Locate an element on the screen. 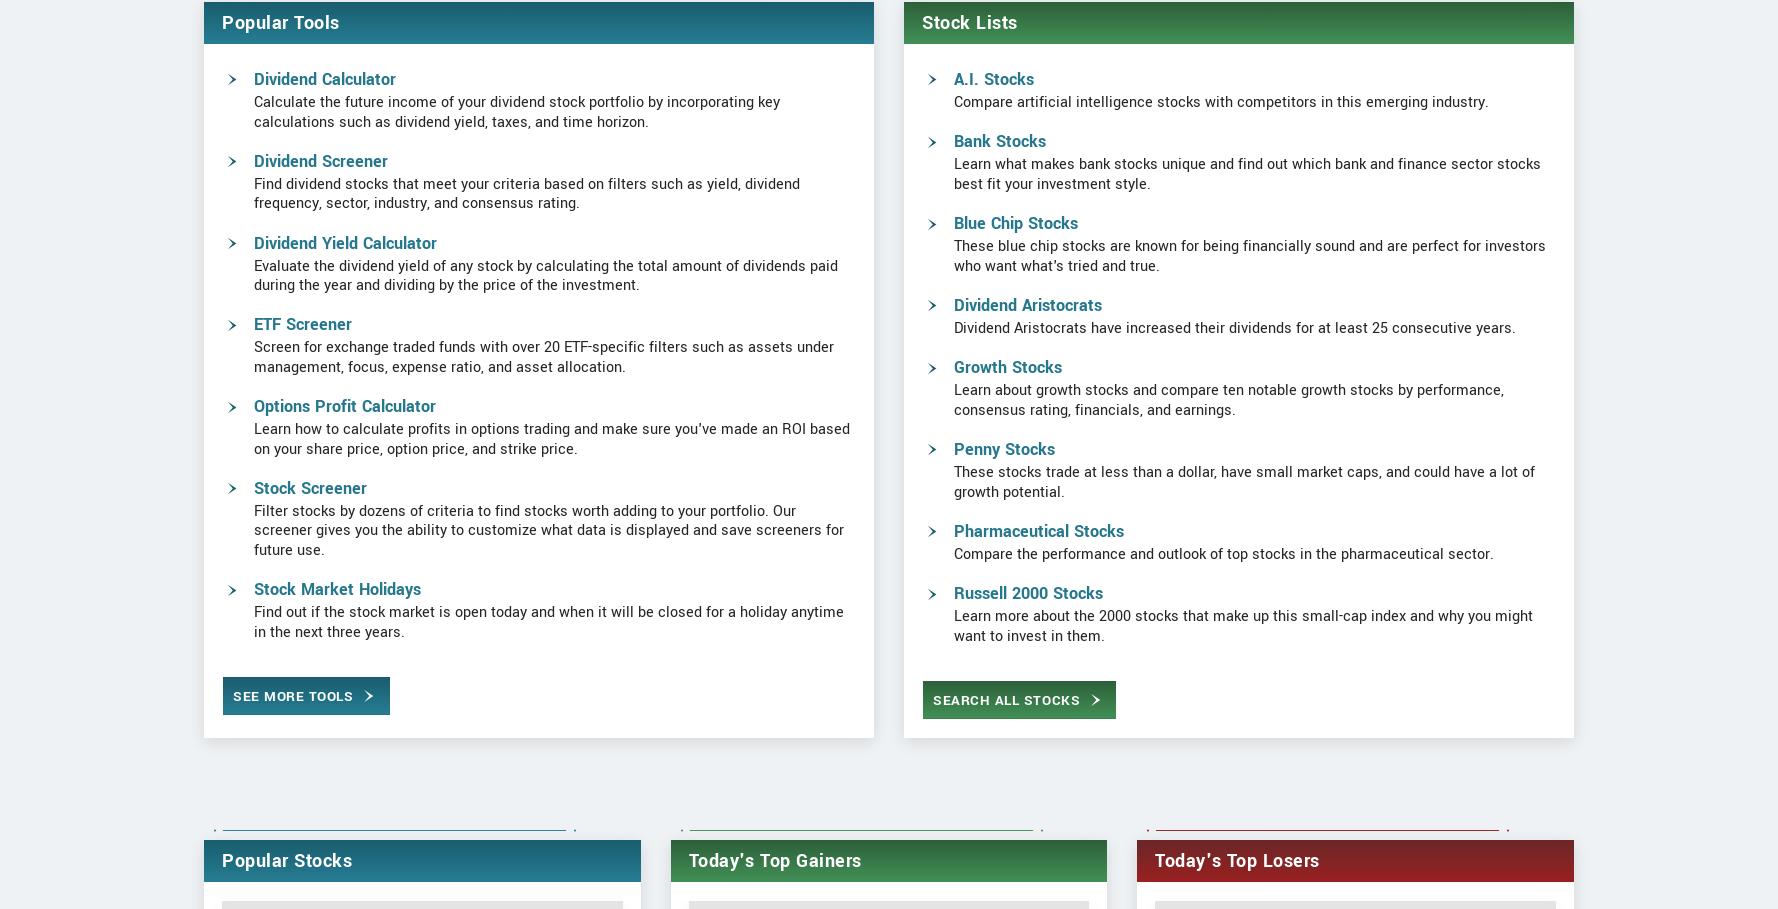 Image resolution: width=1778 pixels, height=909 pixels. 'Dividend Screener' is located at coordinates (319, 236).